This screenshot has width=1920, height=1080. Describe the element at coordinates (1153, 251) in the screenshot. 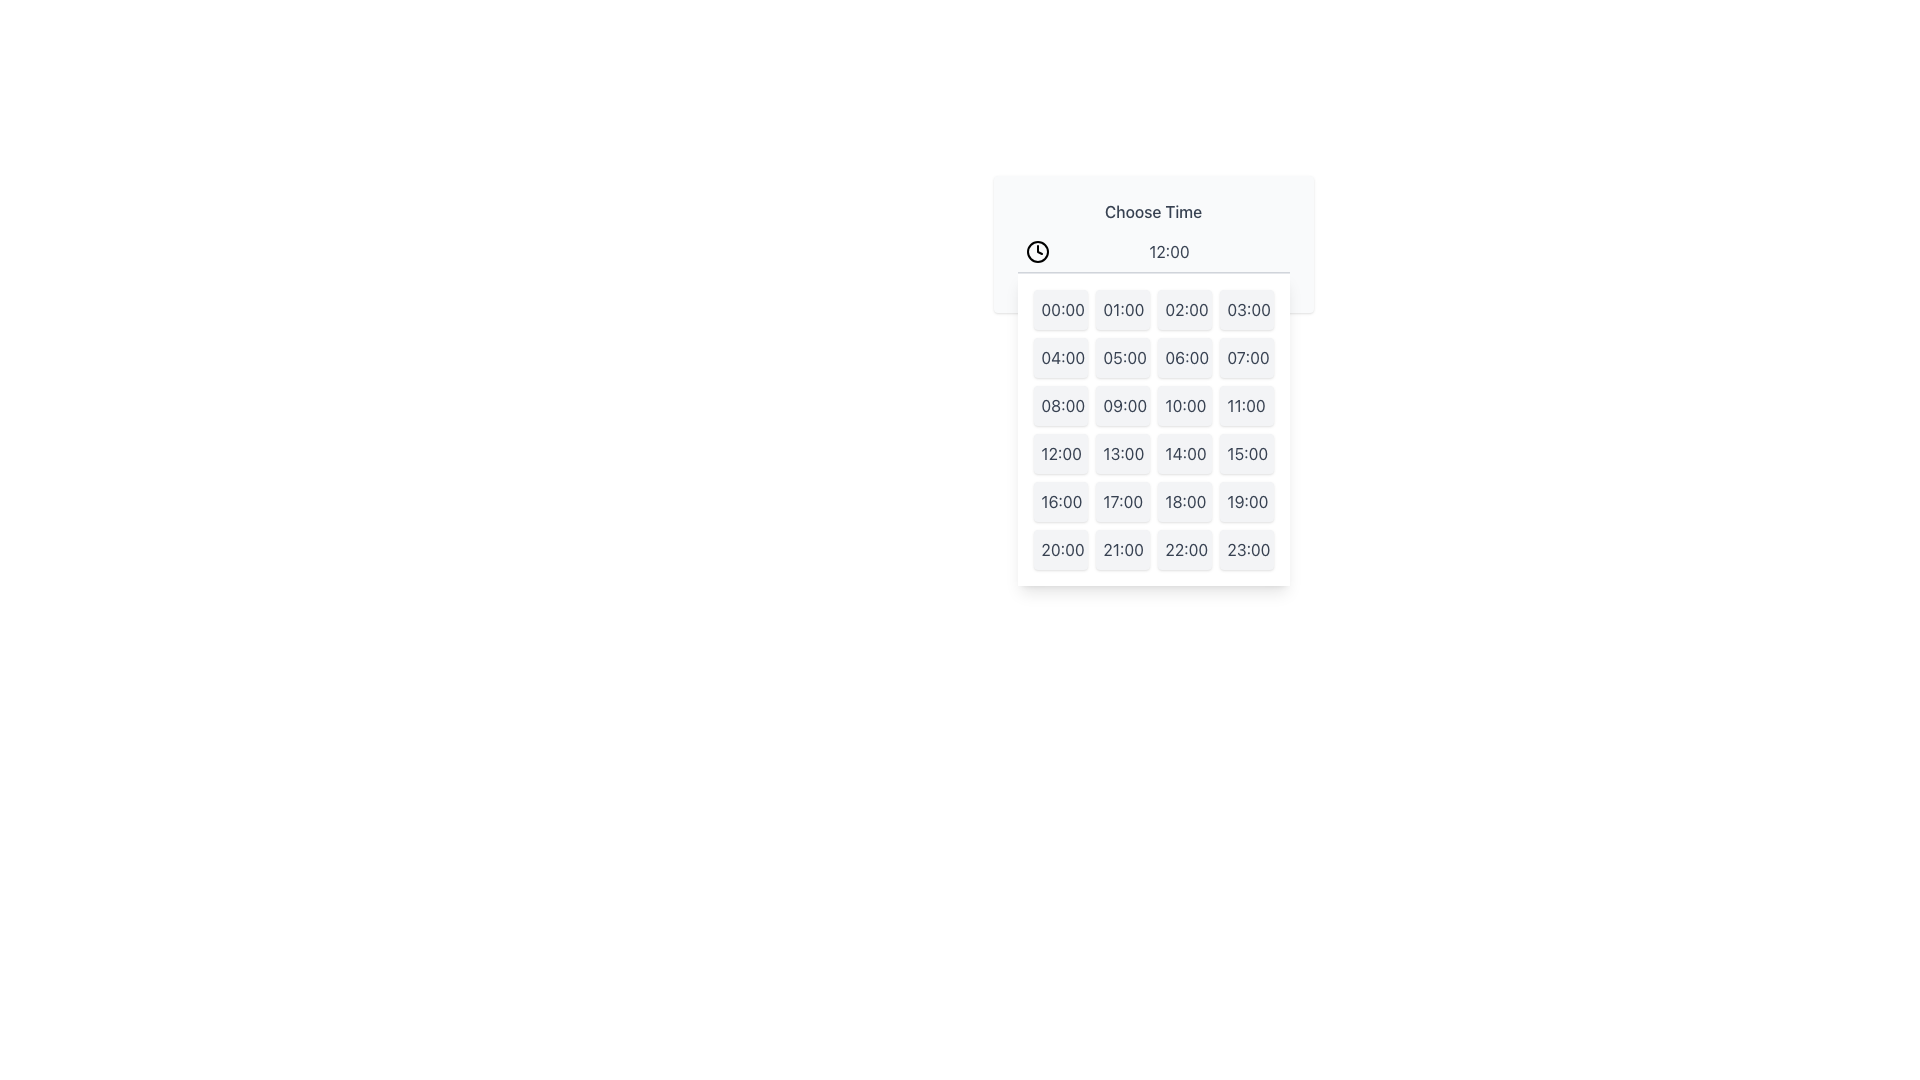

I see `the Time selector display field, which shows the time value '12:00' next to a clock icon` at that location.